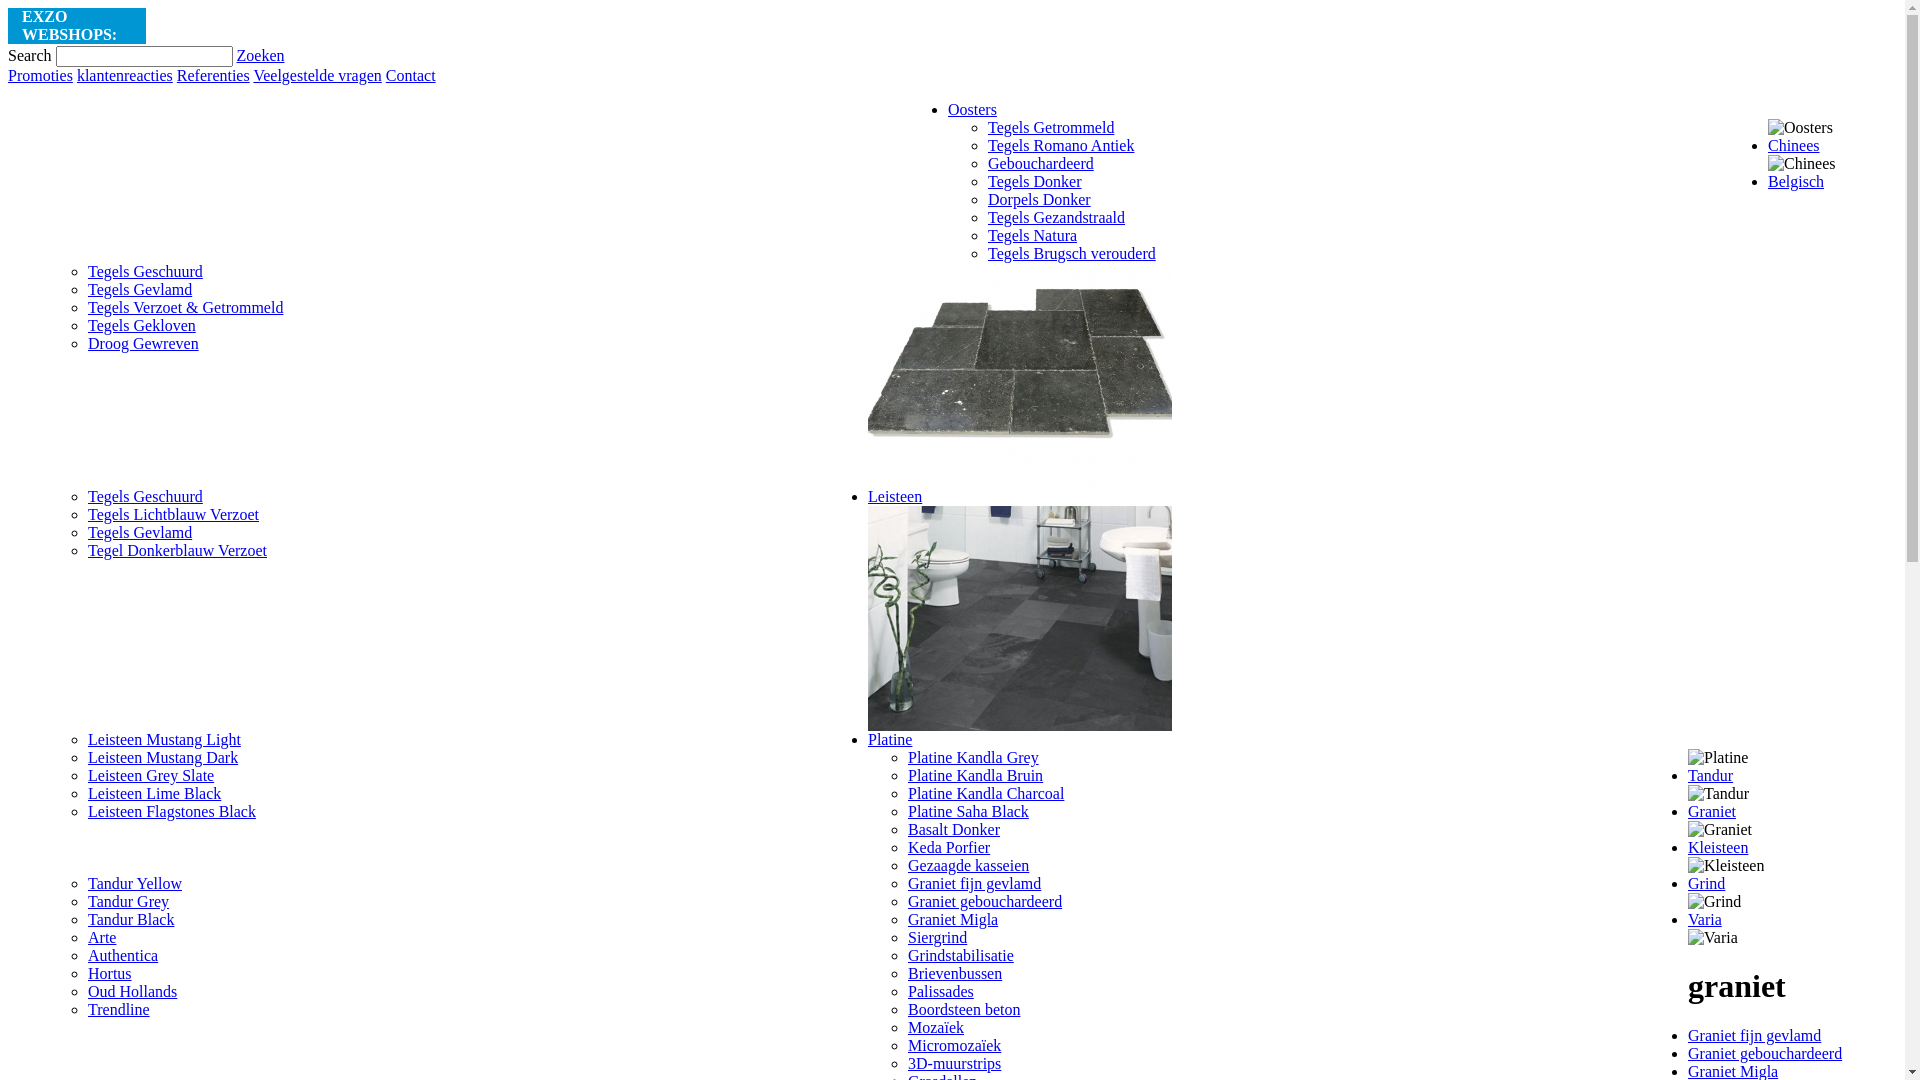 The image size is (1920, 1080). I want to click on 'Grindstabilisatie', so click(960, 954).